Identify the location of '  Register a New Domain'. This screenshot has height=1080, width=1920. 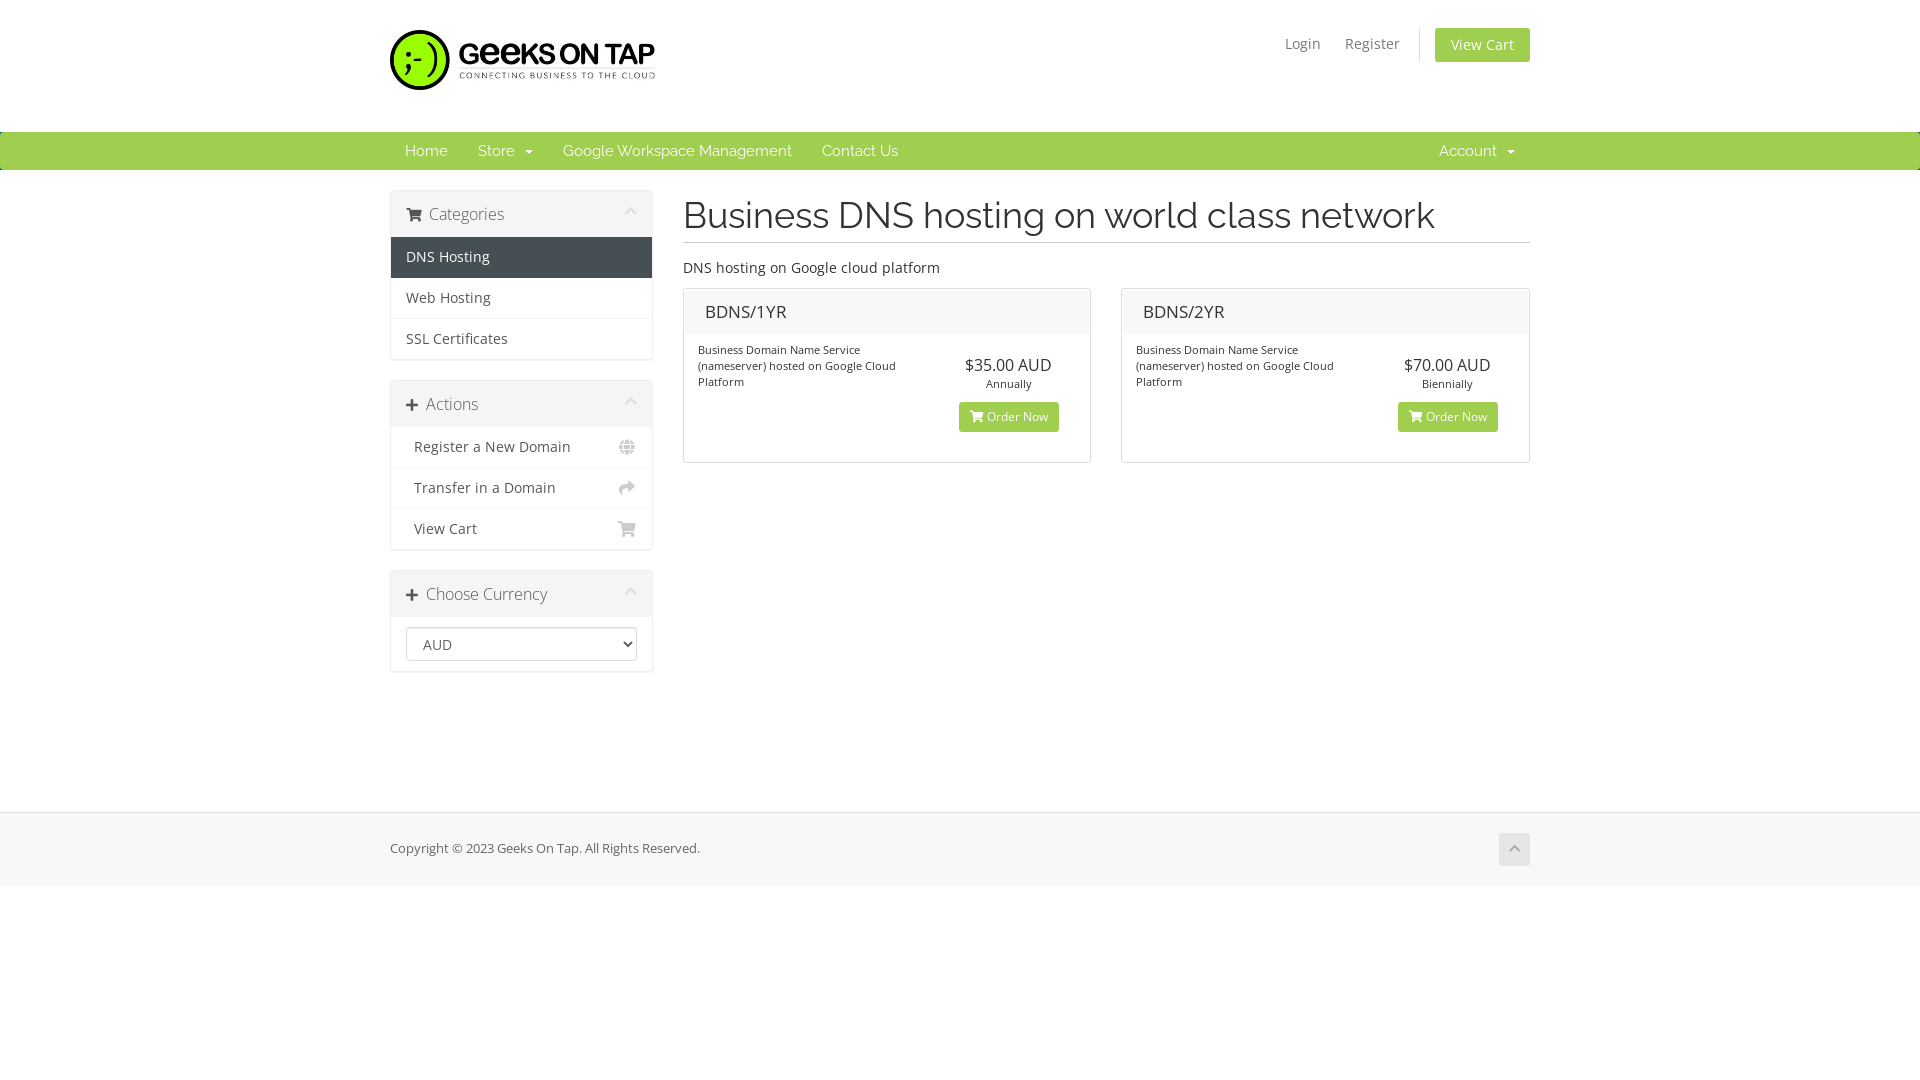
(521, 446).